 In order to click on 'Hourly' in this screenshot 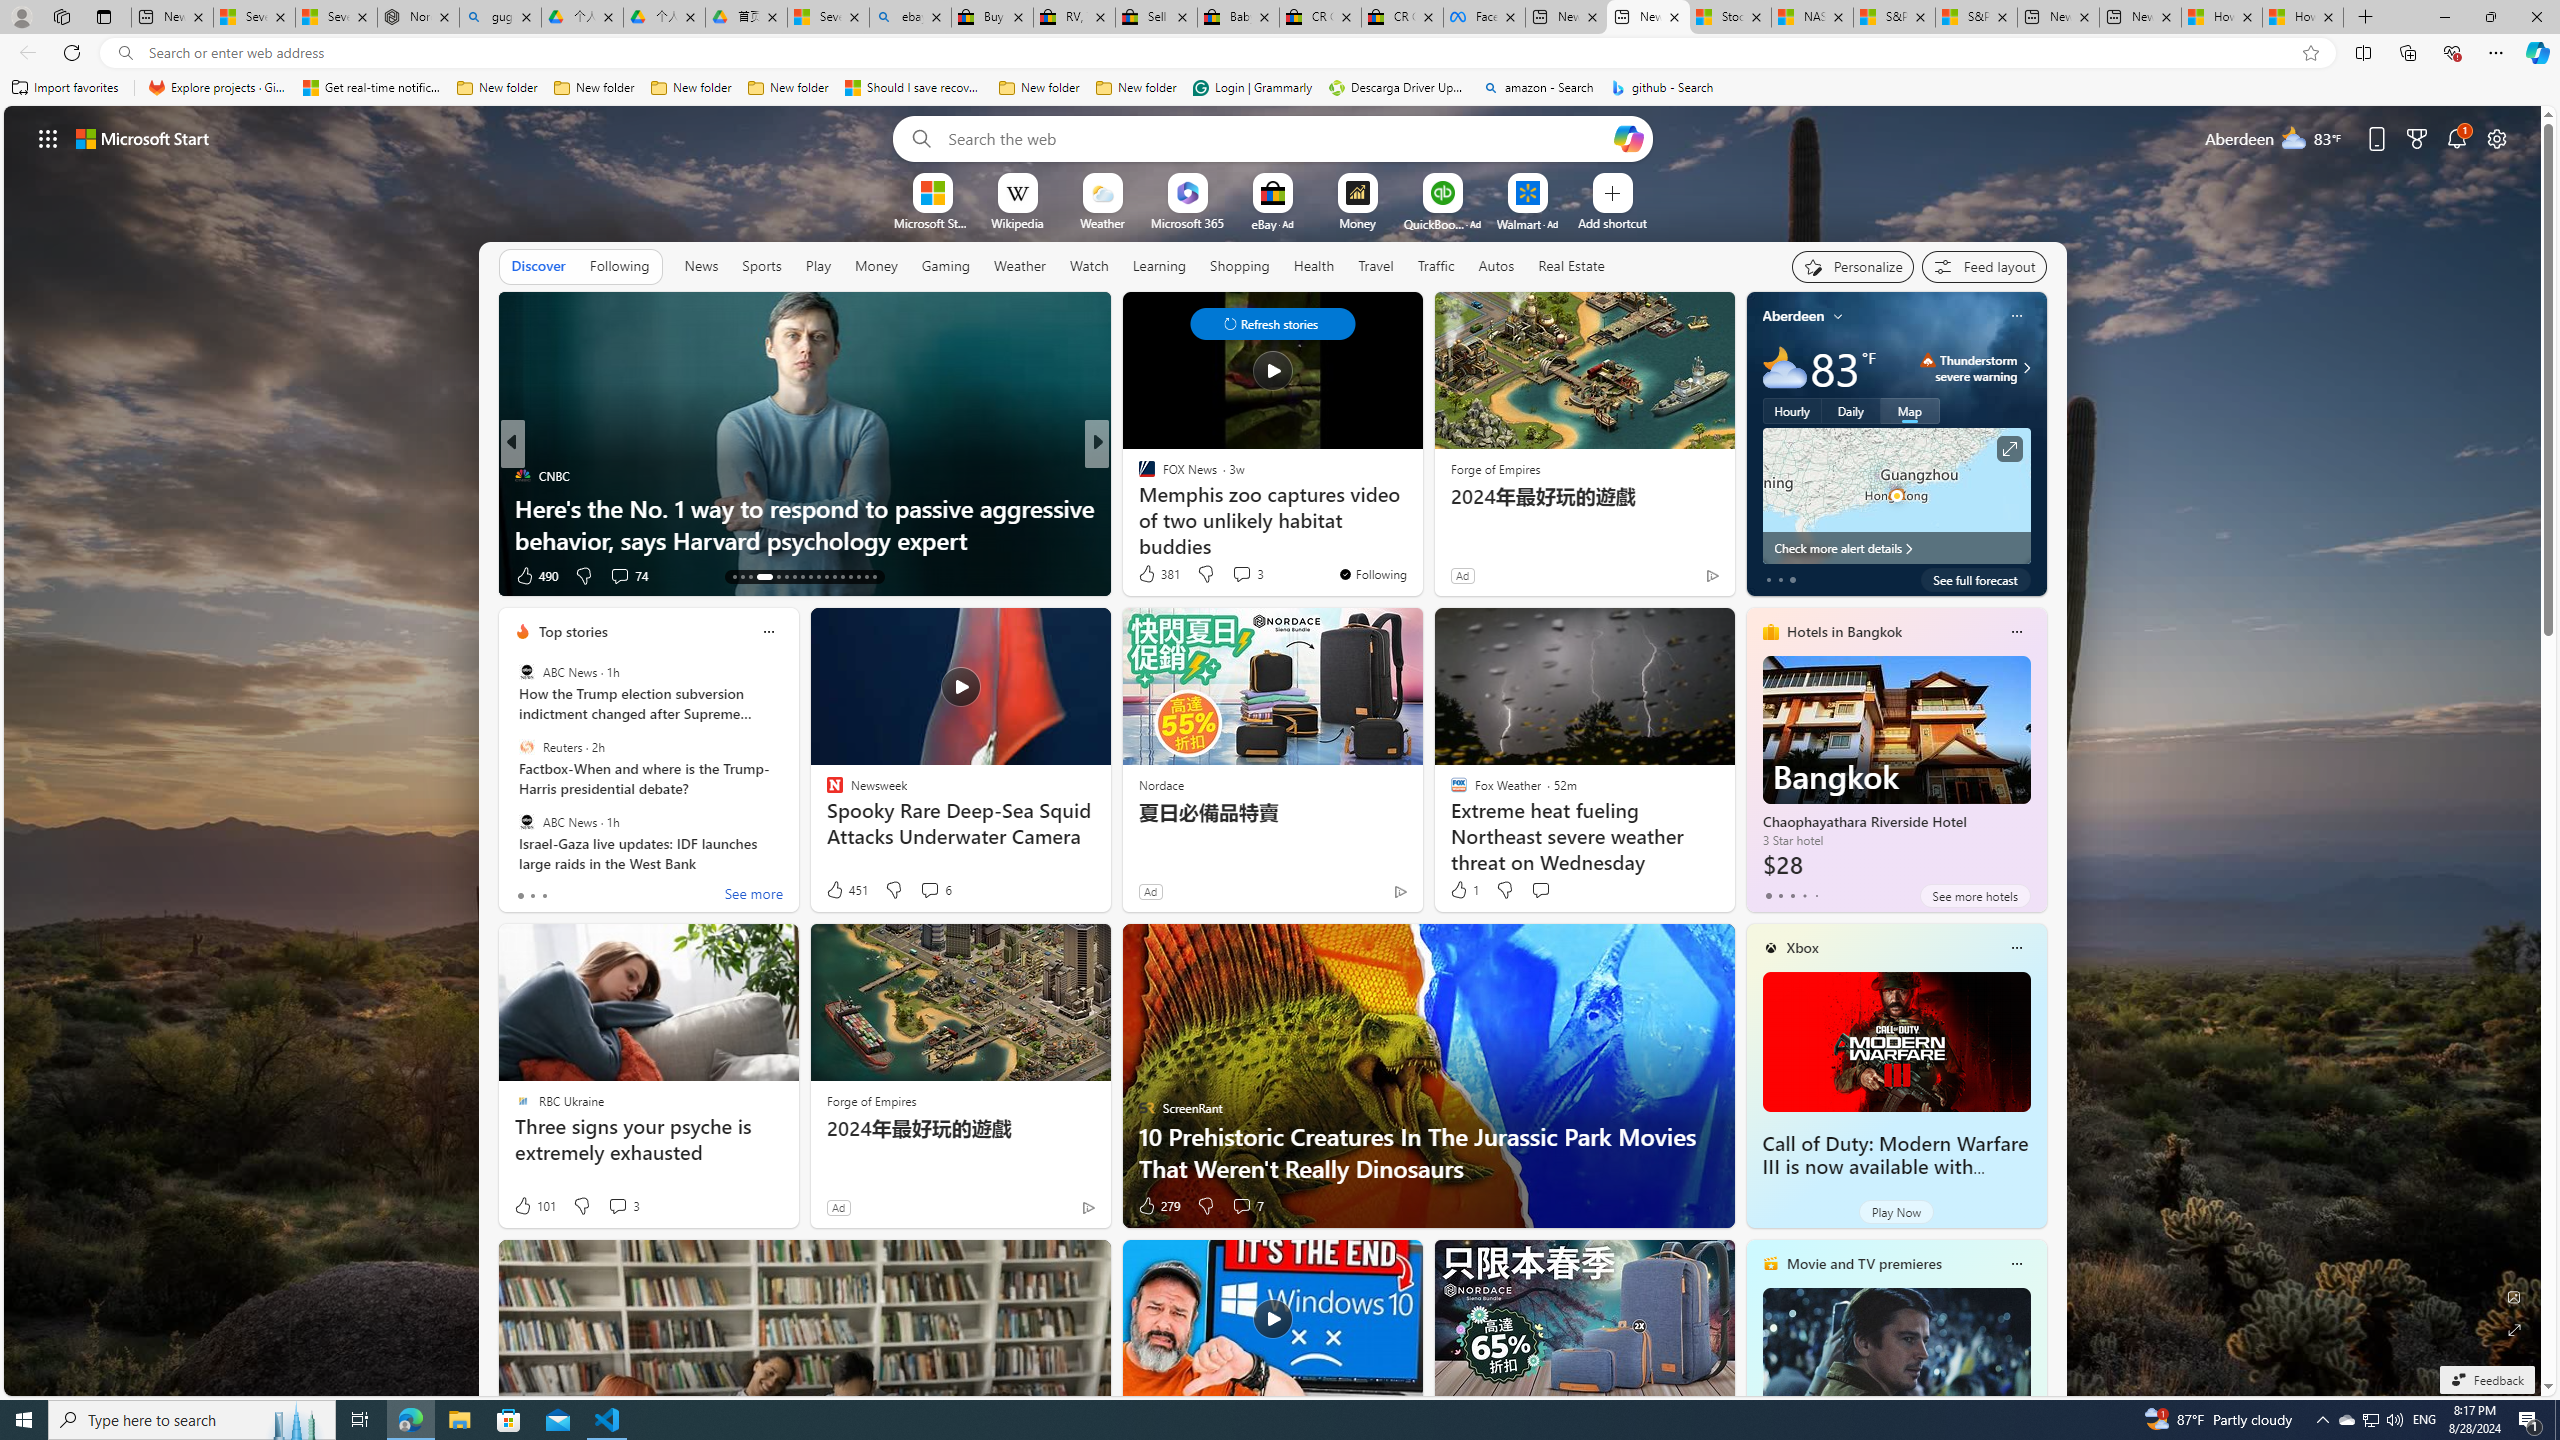, I will do `click(1791, 409)`.